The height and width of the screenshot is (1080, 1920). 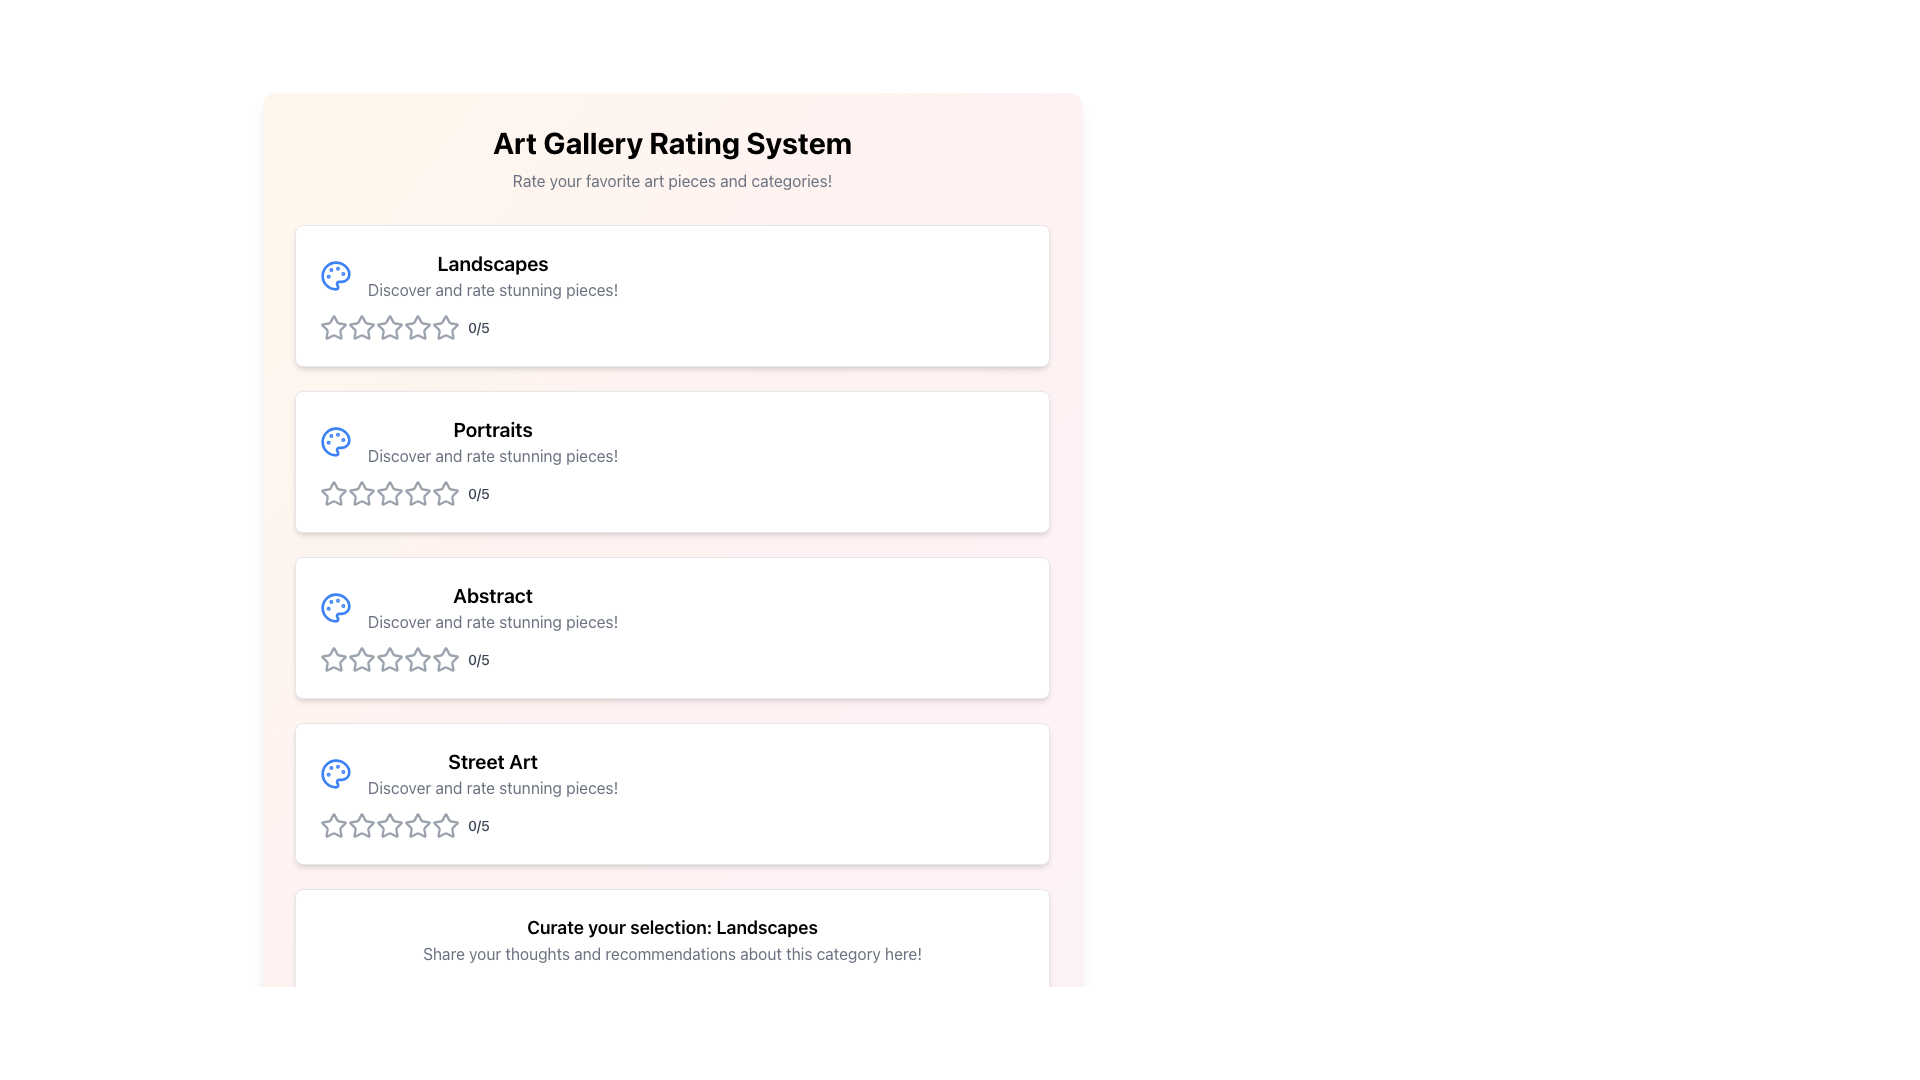 What do you see at coordinates (493, 773) in the screenshot?
I see `the 'Street Art' text block element, which contains the heading and description, aligned to the left and below an art palette icon` at bounding box center [493, 773].